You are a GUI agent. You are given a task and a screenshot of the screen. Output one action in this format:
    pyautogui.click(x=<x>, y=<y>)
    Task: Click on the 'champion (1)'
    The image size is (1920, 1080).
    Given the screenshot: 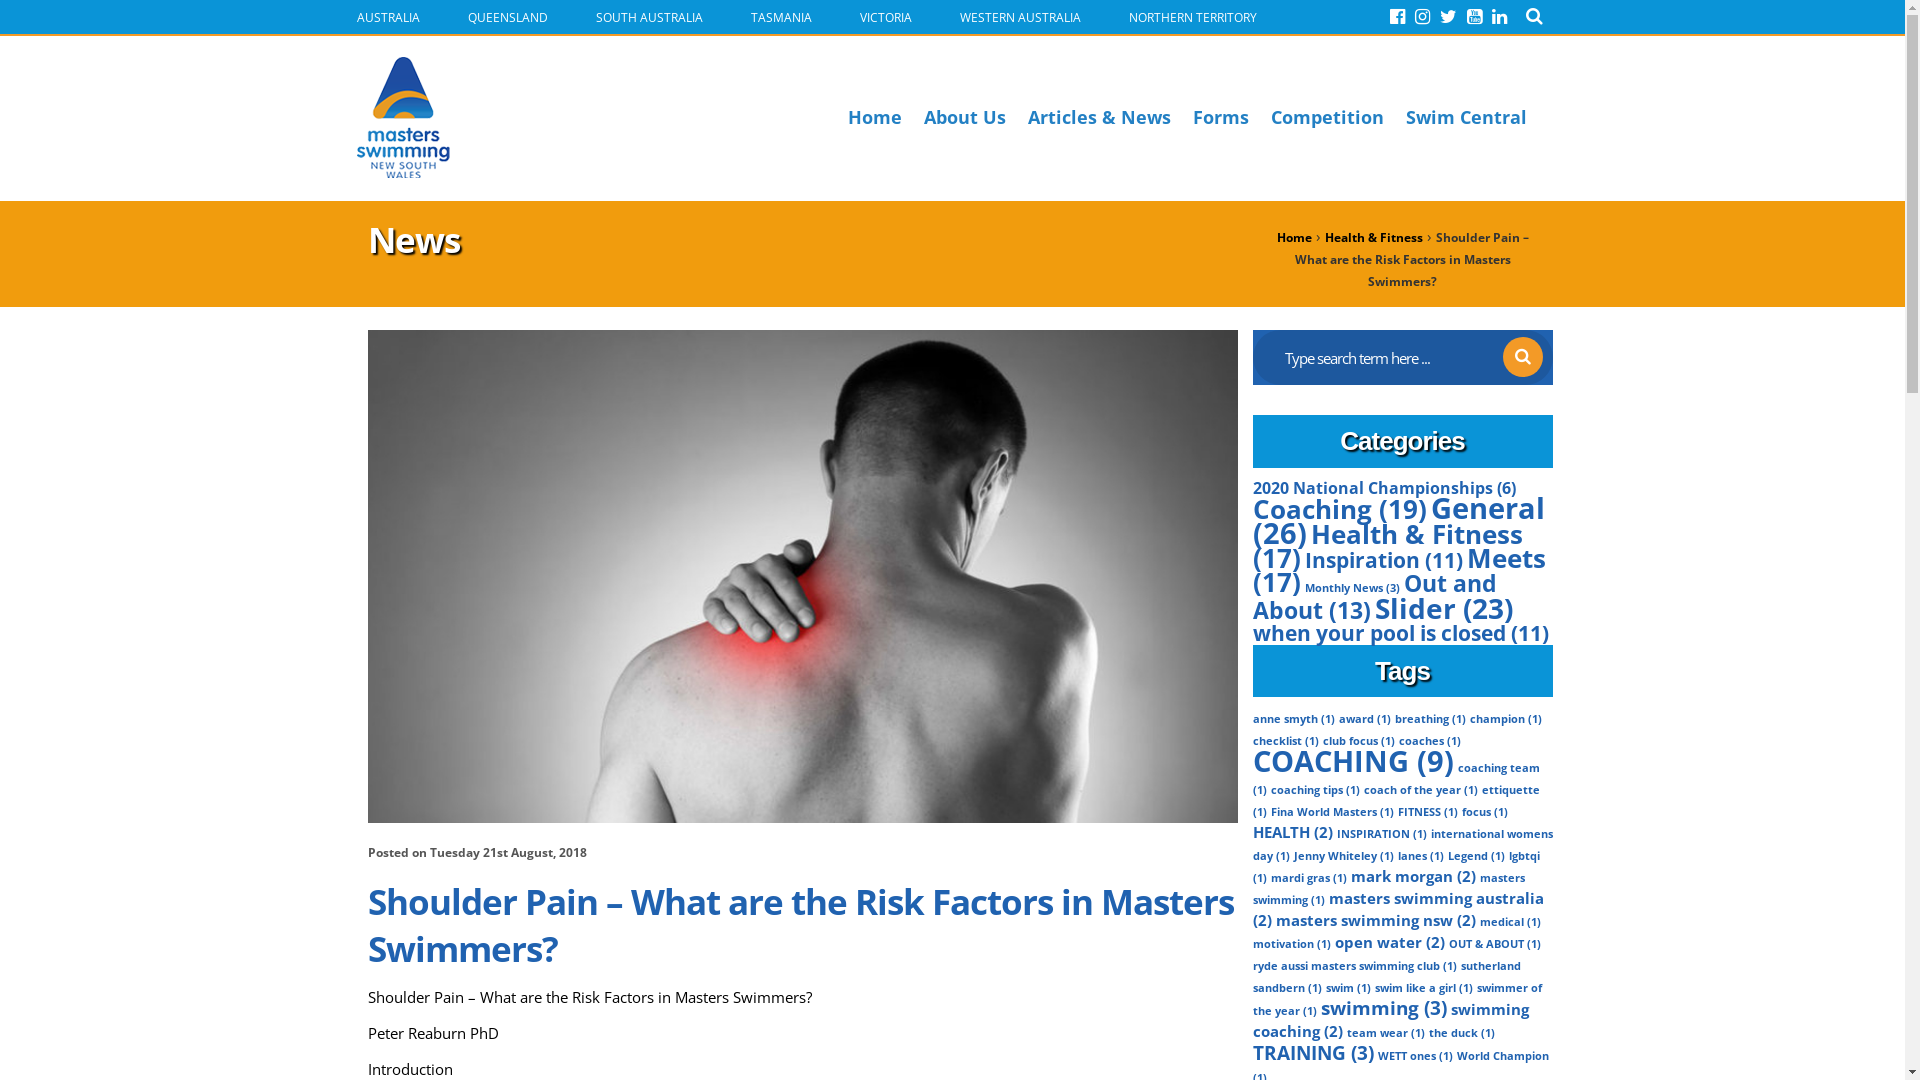 What is the action you would take?
    pyautogui.click(x=1506, y=717)
    